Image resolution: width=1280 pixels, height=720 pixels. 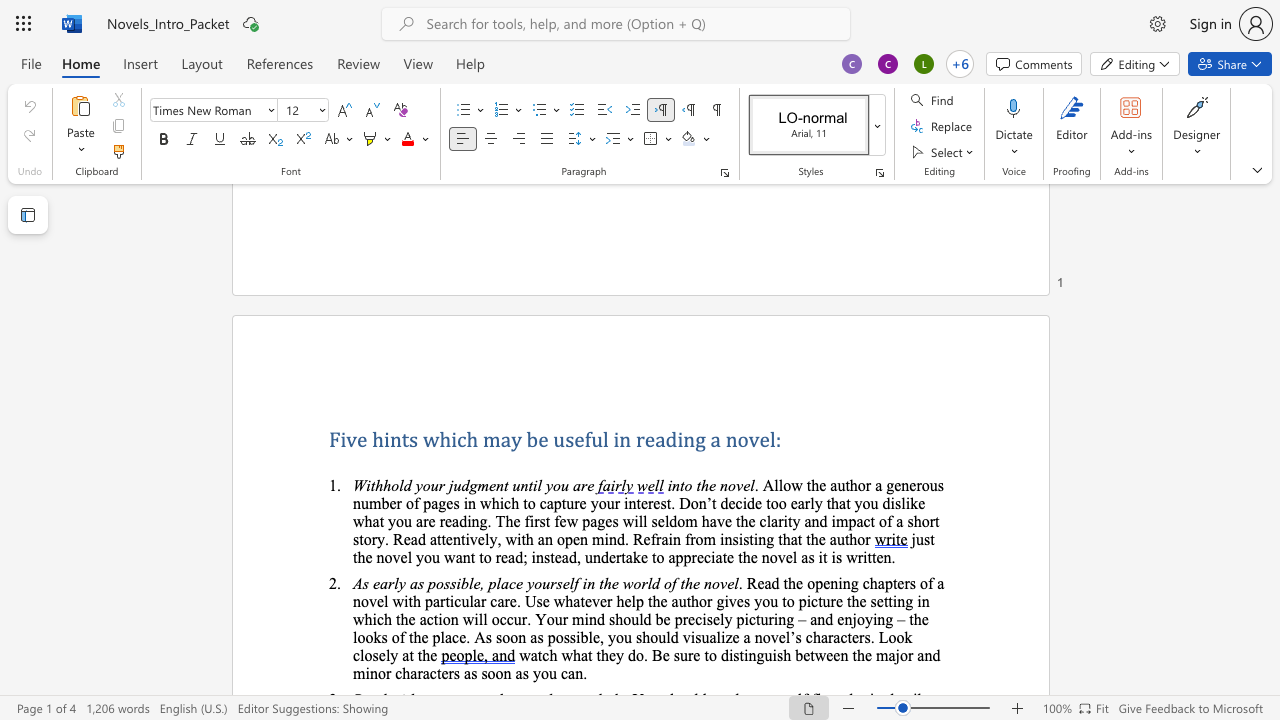 What do you see at coordinates (591, 438) in the screenshot?
I see `the space between the continuous character "f" and "u" in the text` at bounding box center [591, 438].